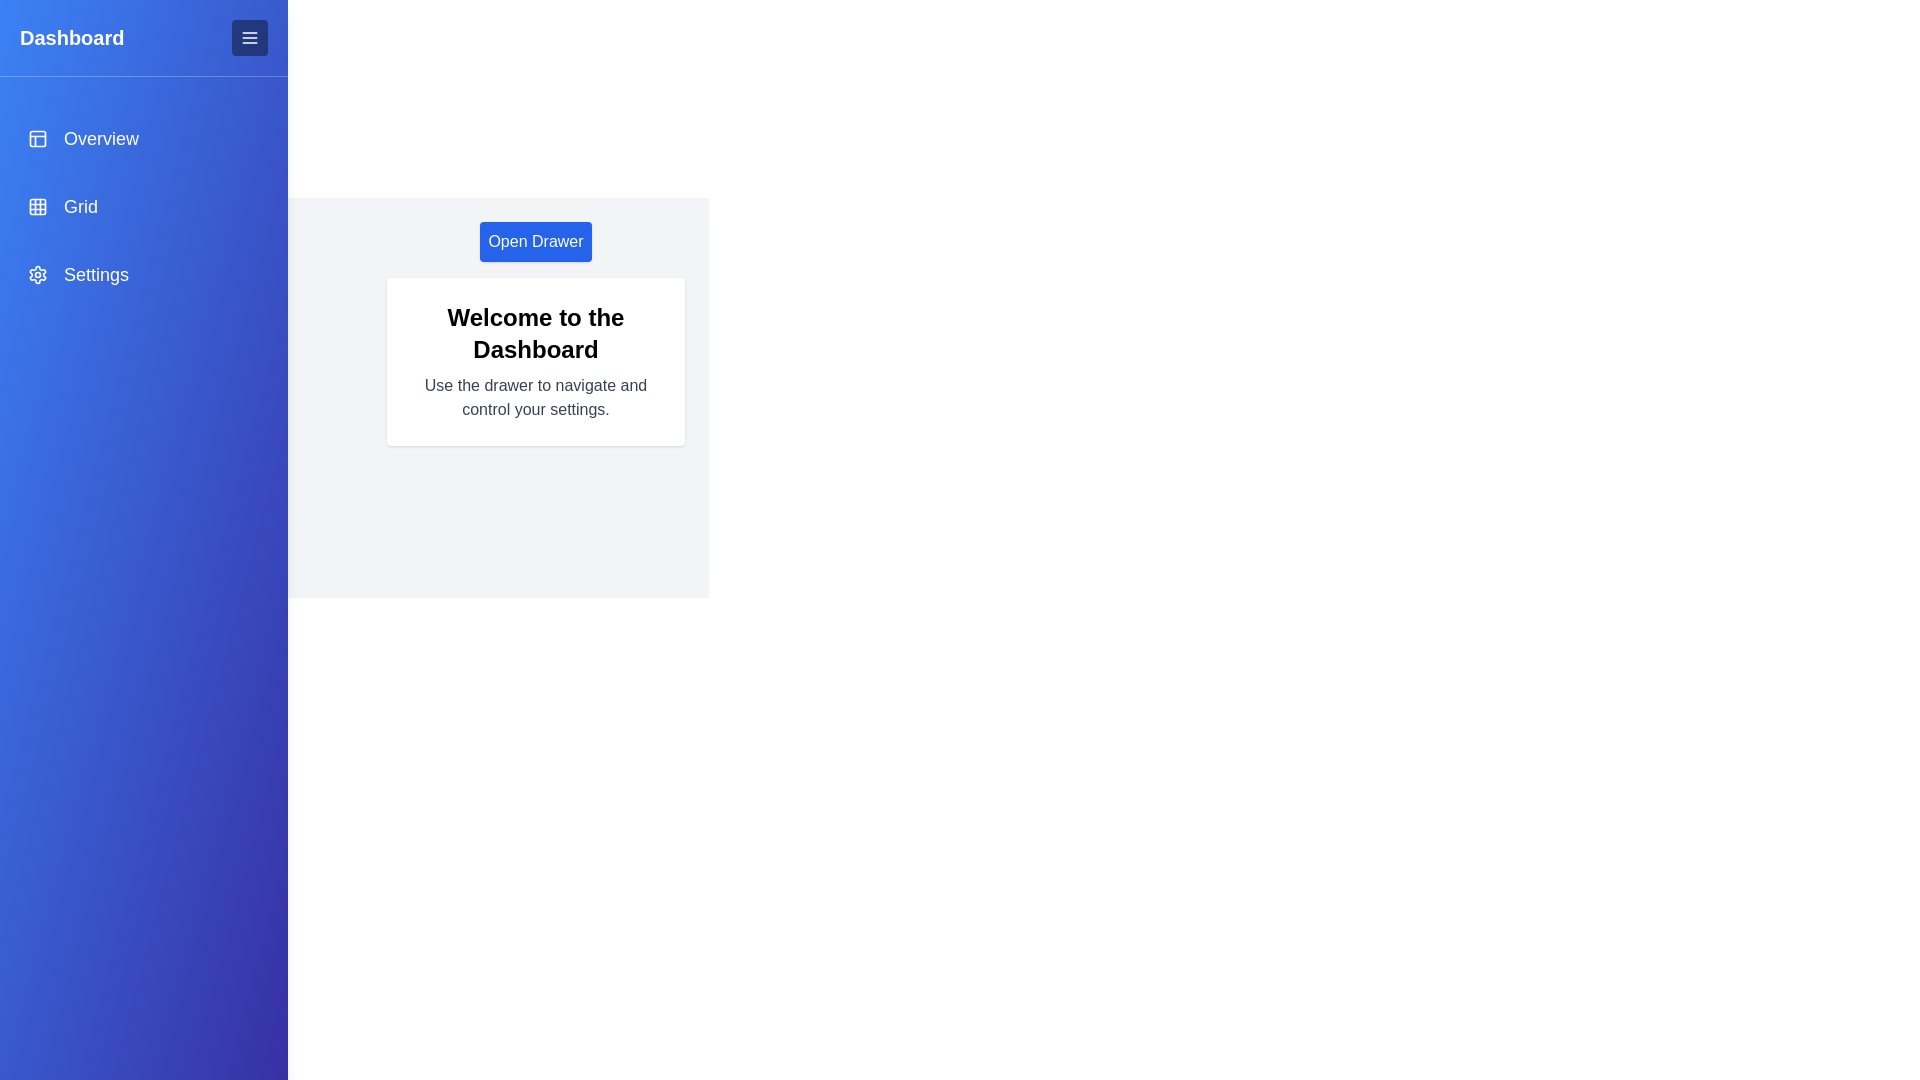  What do you see at coordinates (536, 241) in the screenshot?
I see `the 'Open Drawer' button to open the drawer` at bounding box center [536, 241].